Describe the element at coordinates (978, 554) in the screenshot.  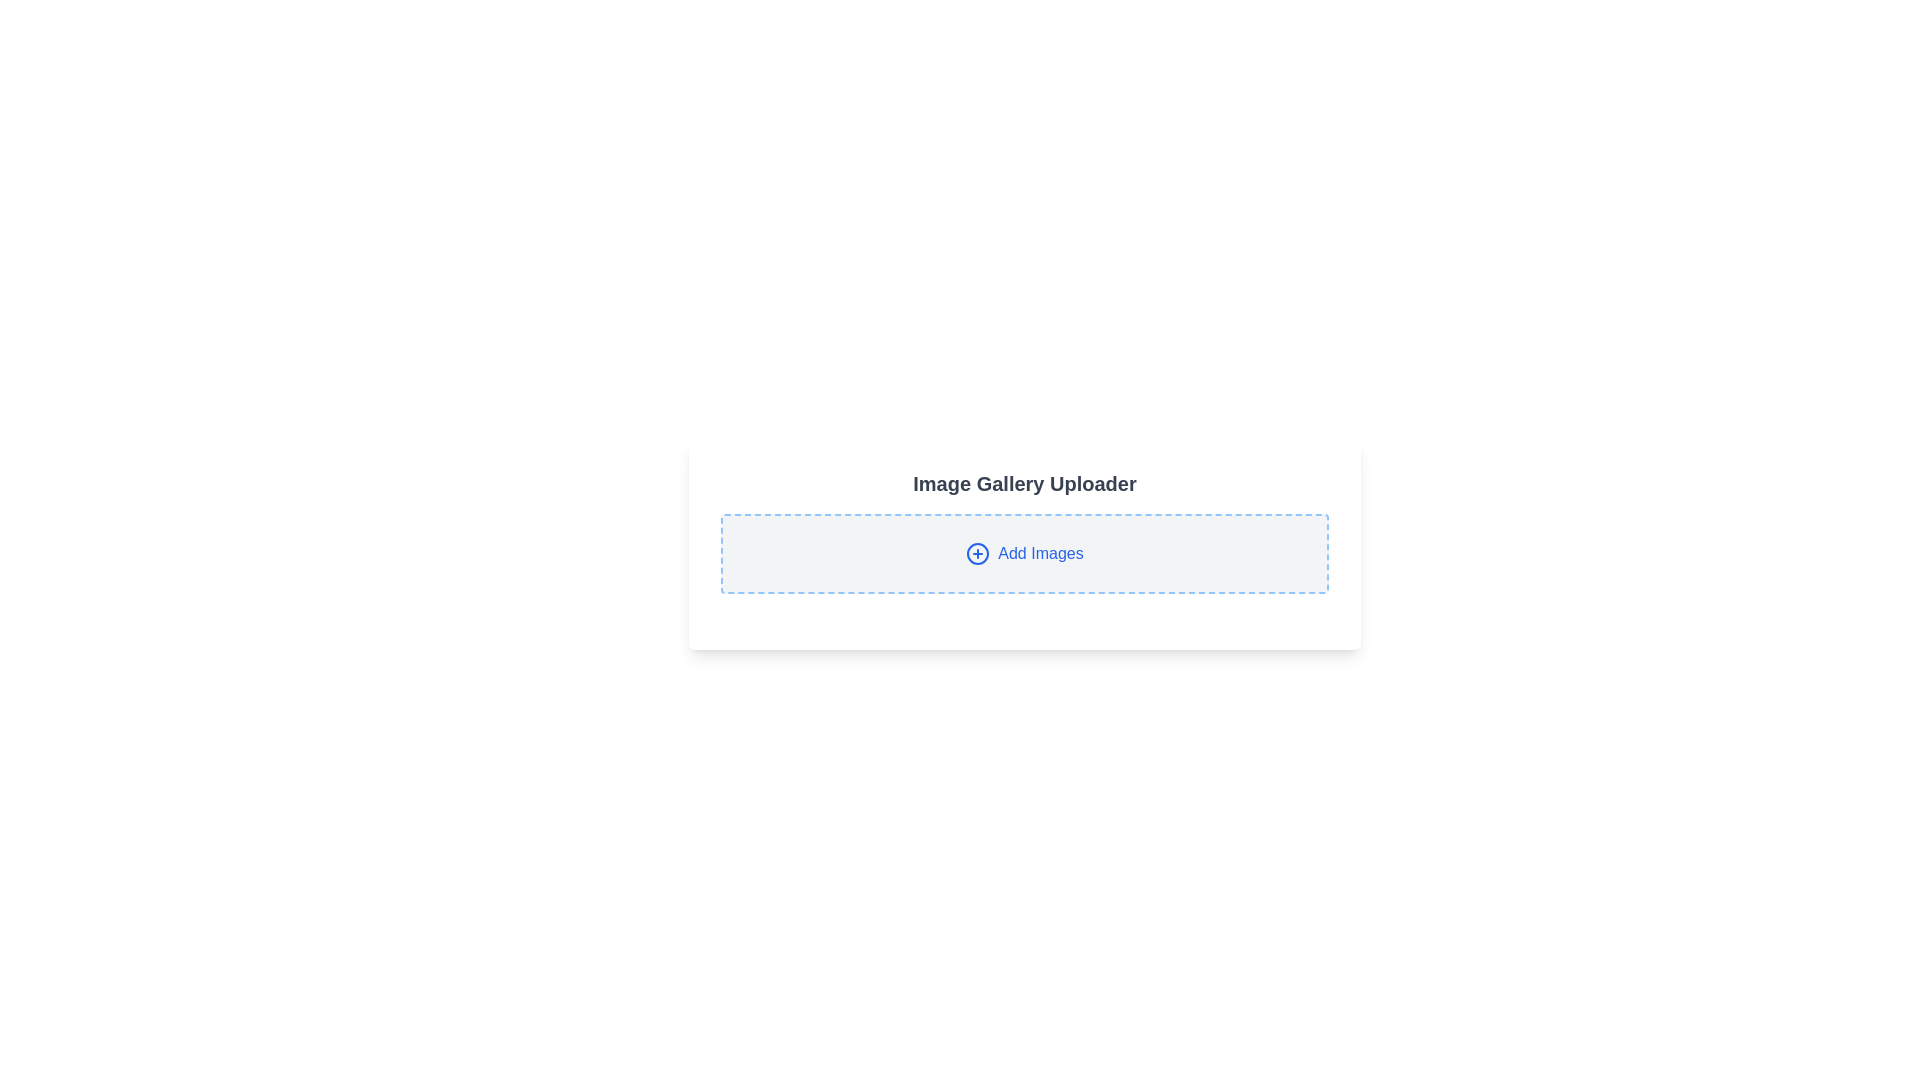
I see `the small circular blue outlined icon with a blue plus symbol inside, located in the center-left of the 'Add Images' button` at that location.